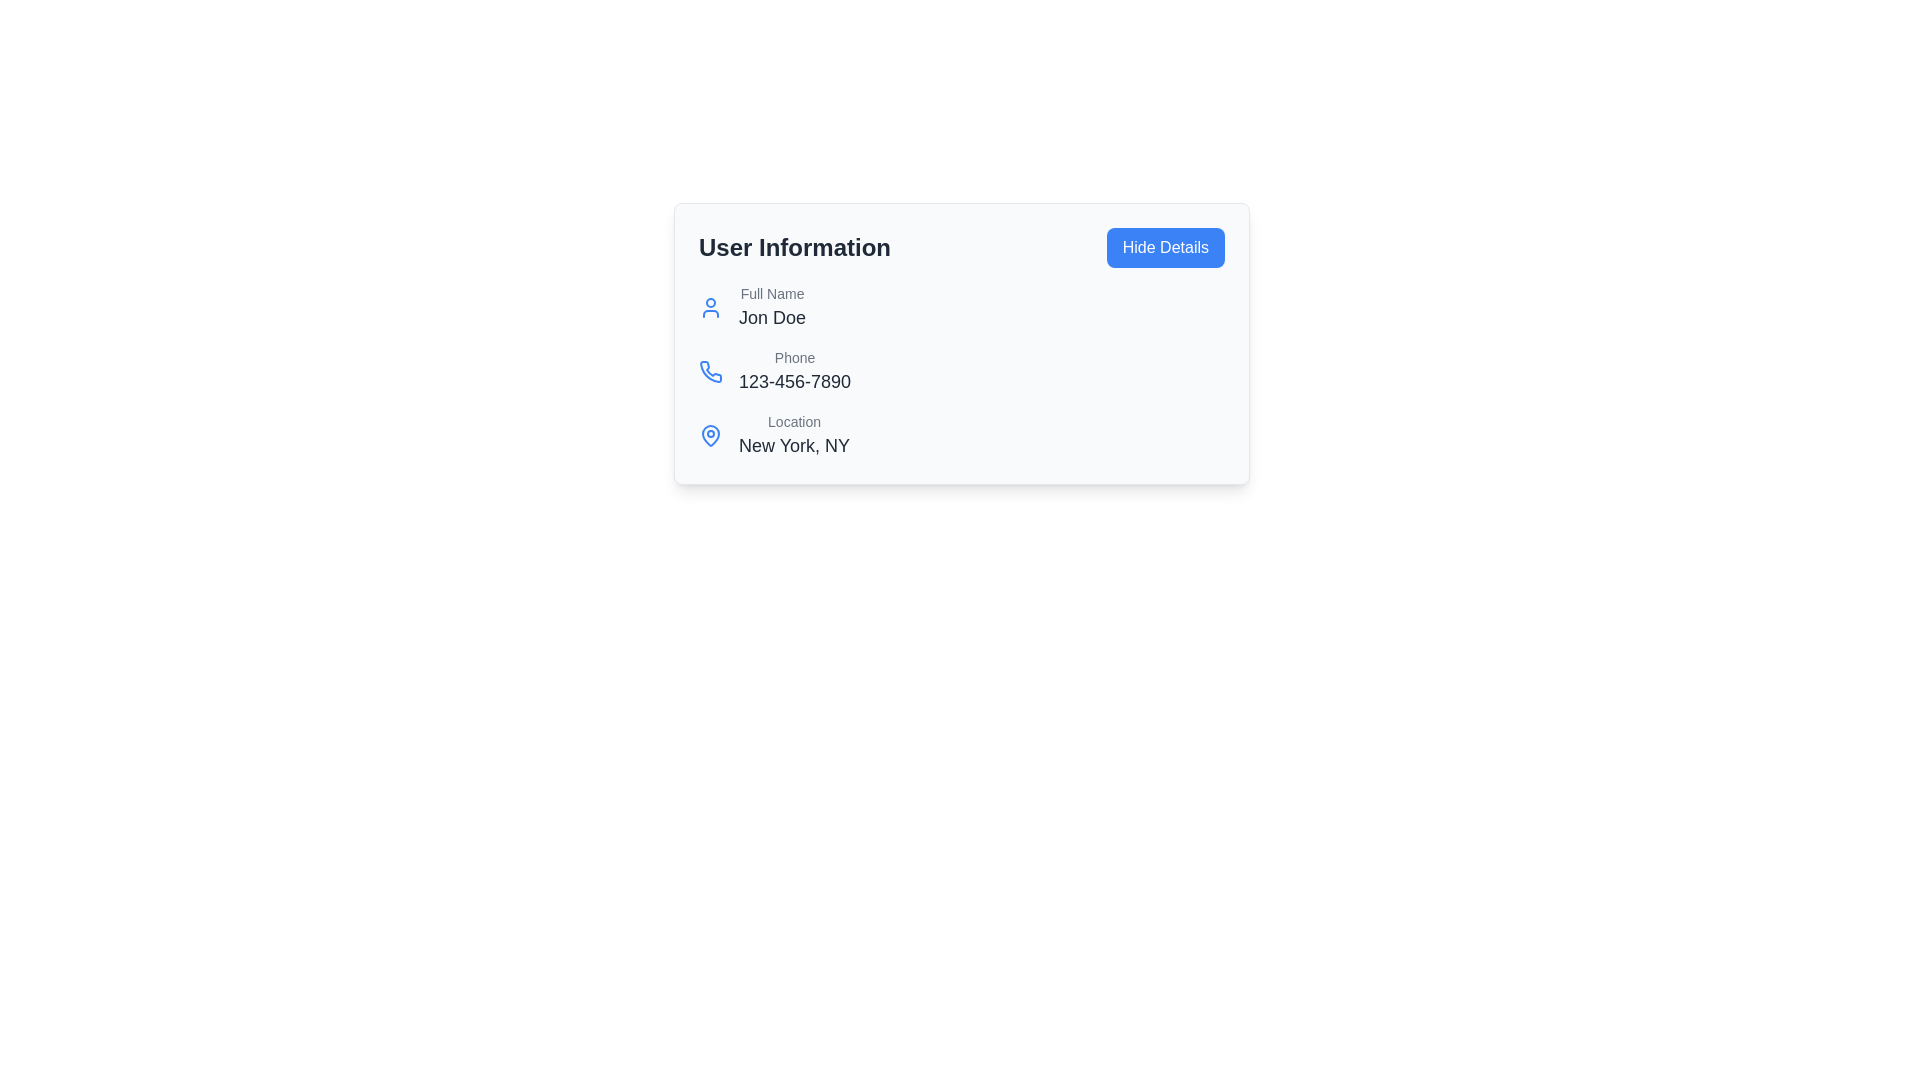  Describe the element at coordinates (794, 381) in the screenshot. I see `the static text displaying the phone number '123-456-7890' which is styled in bold and dark gray color, positioned under the label 'Phone' in the user information card layout` at that location.